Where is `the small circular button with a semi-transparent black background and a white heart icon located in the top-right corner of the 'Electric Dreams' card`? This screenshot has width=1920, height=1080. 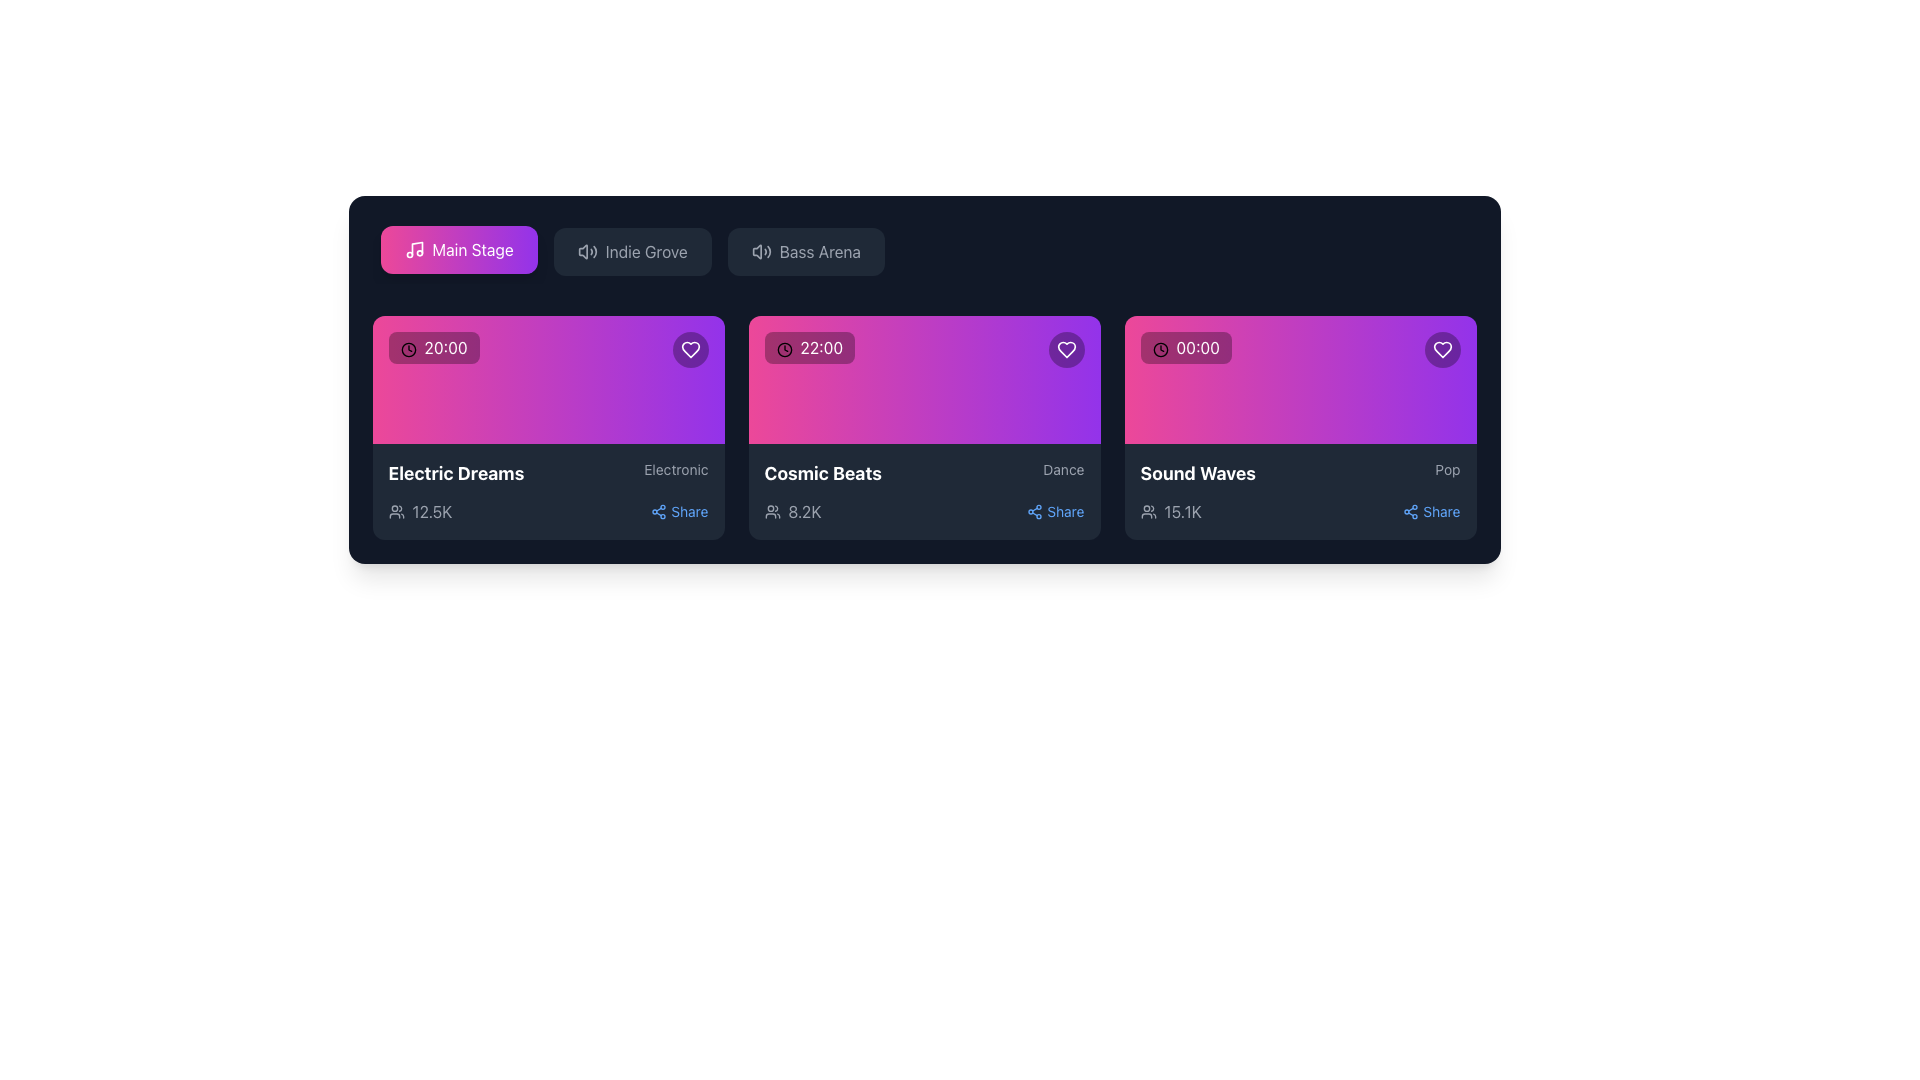 the small circular button with a semi-transparent black background and a white heart icon located in the top-right corner of the 'Electric Dreams' card is located at coordinates (690, 349).